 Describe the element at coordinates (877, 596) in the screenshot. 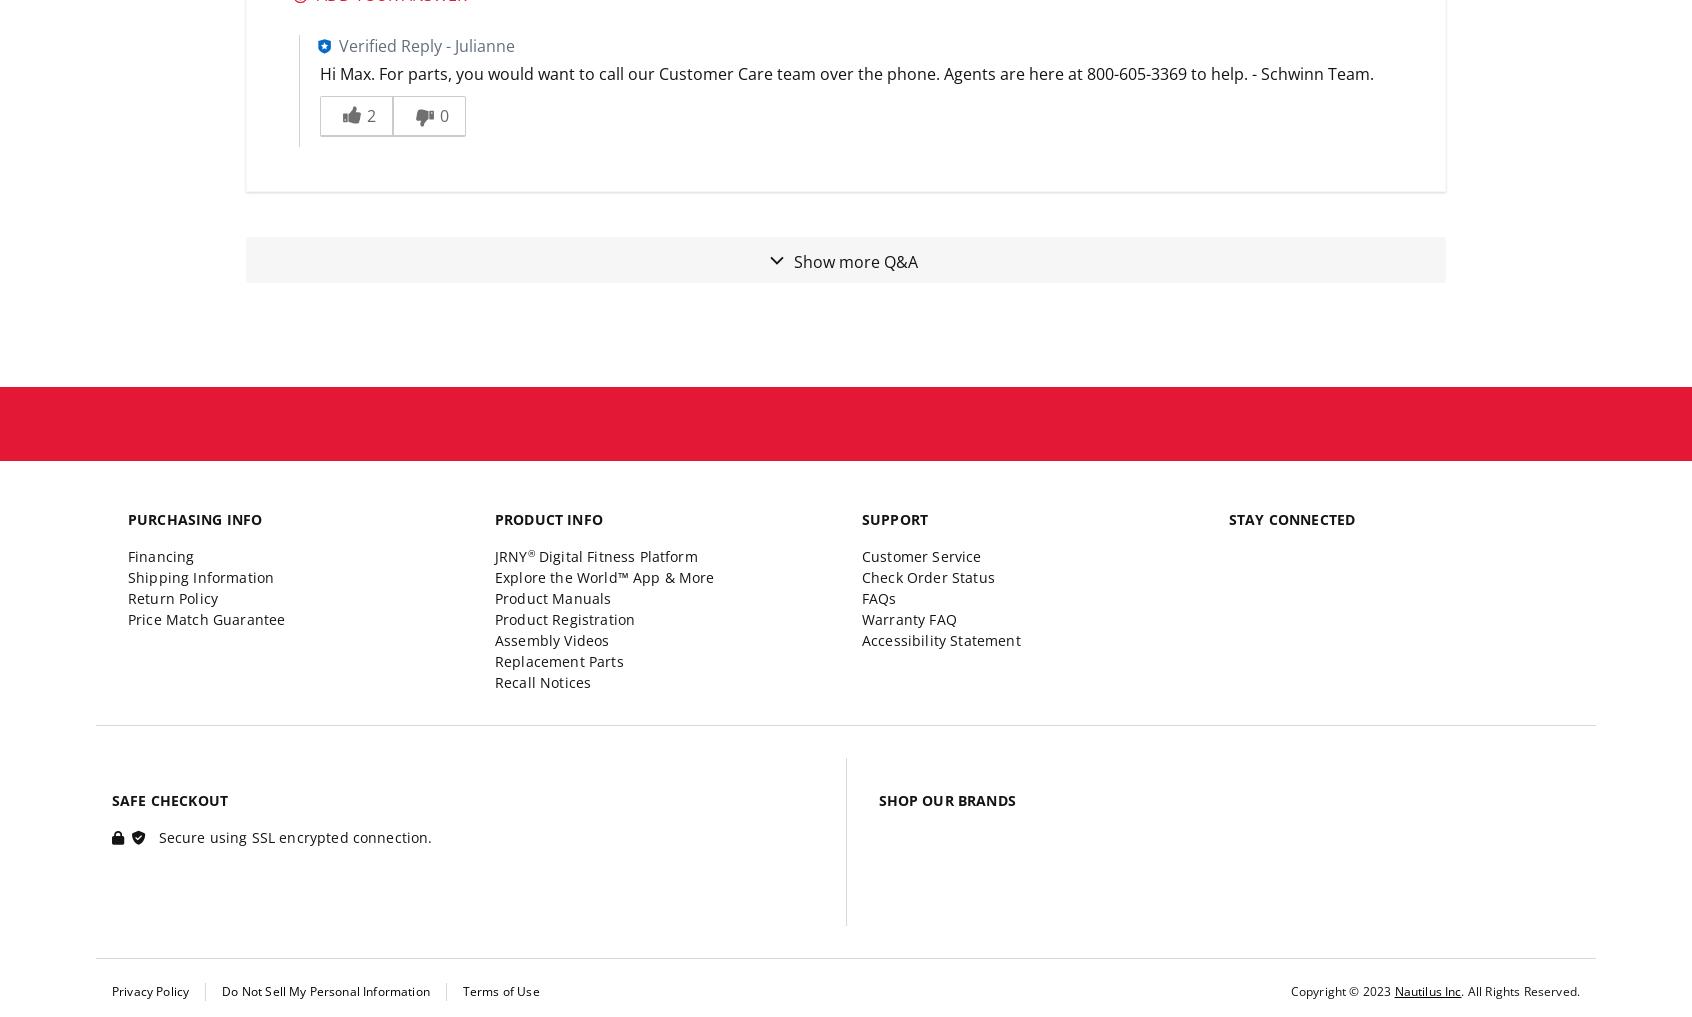

I see `'FAQs'` at that location.